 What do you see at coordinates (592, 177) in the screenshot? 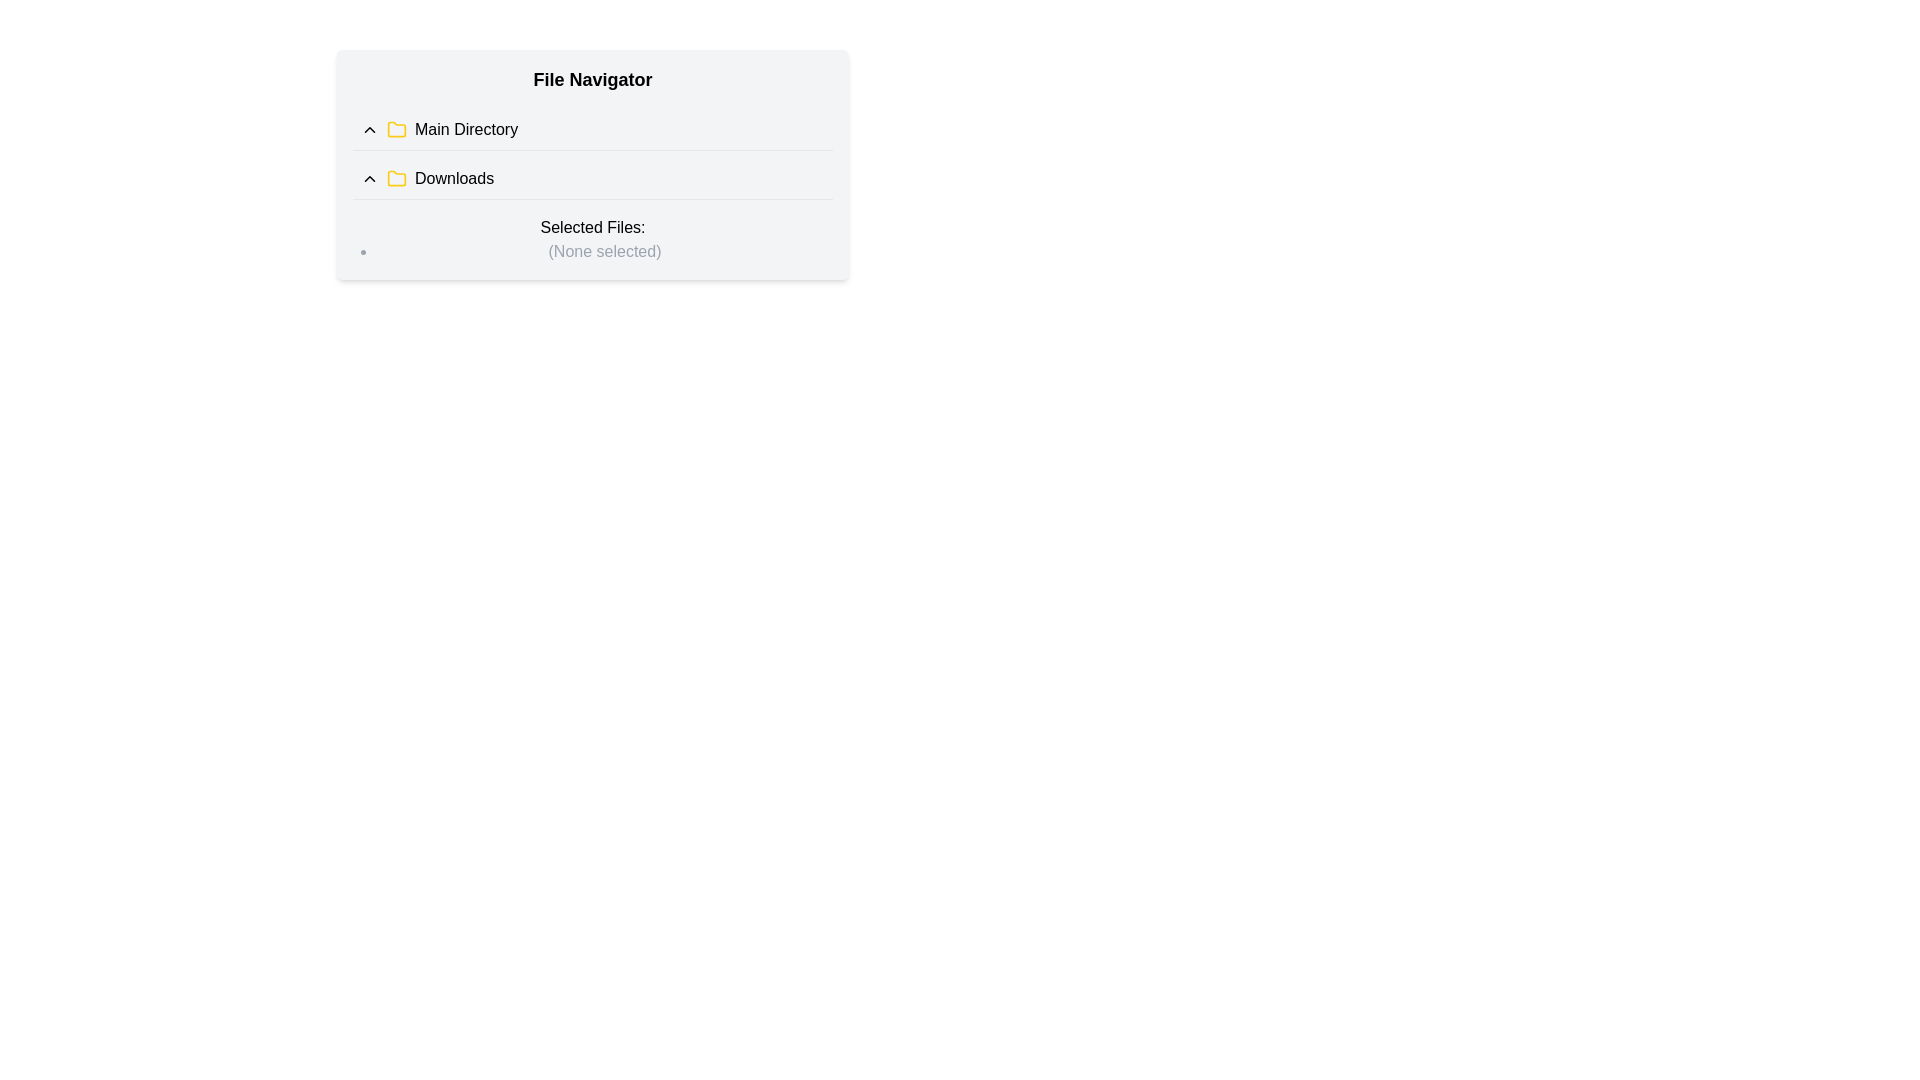
I see `the 'Downloads' directory entry` at bounding box center [592, 177].